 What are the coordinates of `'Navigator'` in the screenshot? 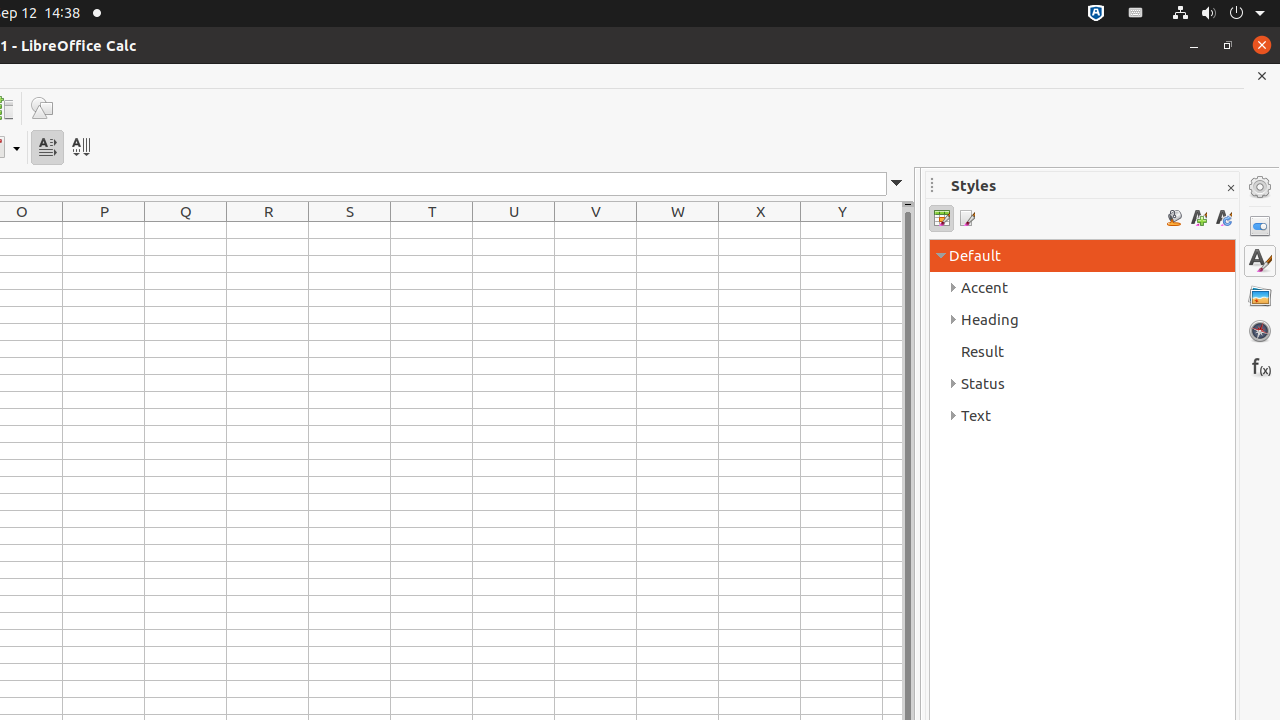 It's located at (1259, 329).